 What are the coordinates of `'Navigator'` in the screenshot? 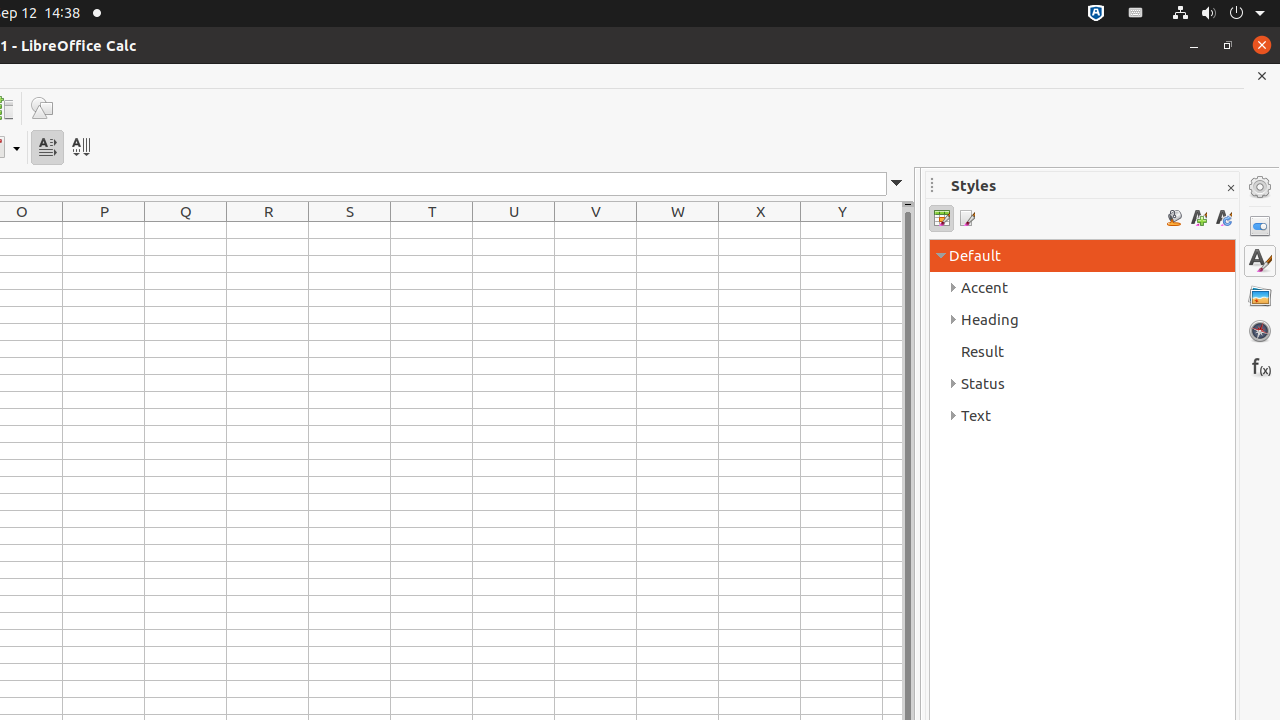 It's located at (1259, 329).